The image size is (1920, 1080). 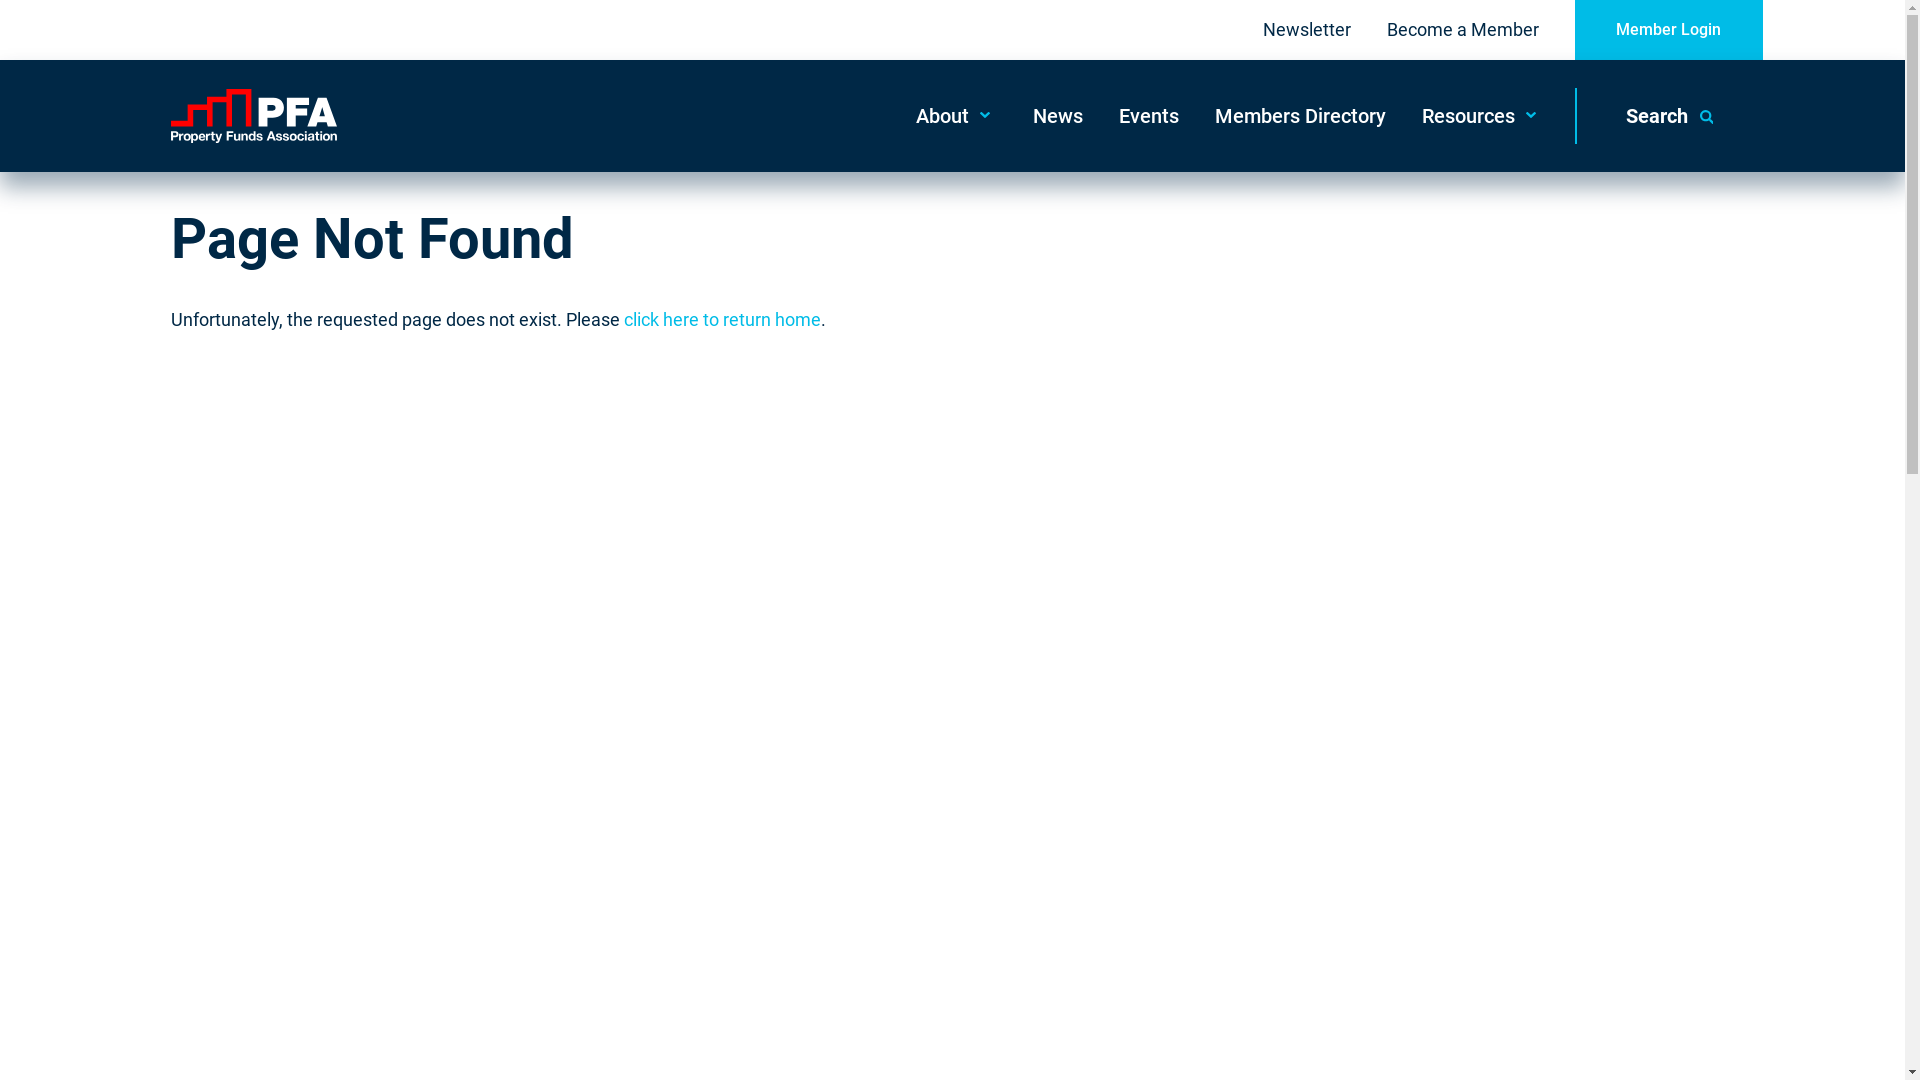 I want to click on 'Member Login', so click(x=1668, y=30).